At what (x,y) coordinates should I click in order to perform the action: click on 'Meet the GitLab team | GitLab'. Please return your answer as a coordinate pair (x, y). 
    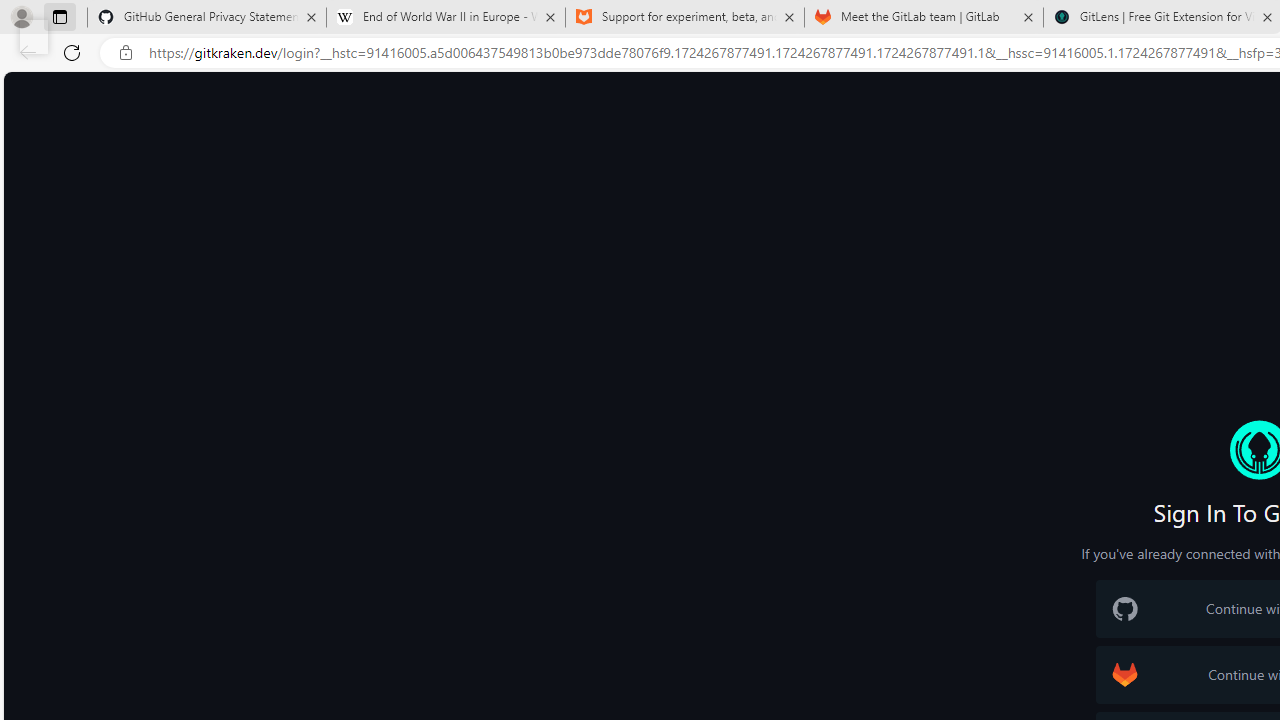
    Looking at the image, I should click on (923, 17).